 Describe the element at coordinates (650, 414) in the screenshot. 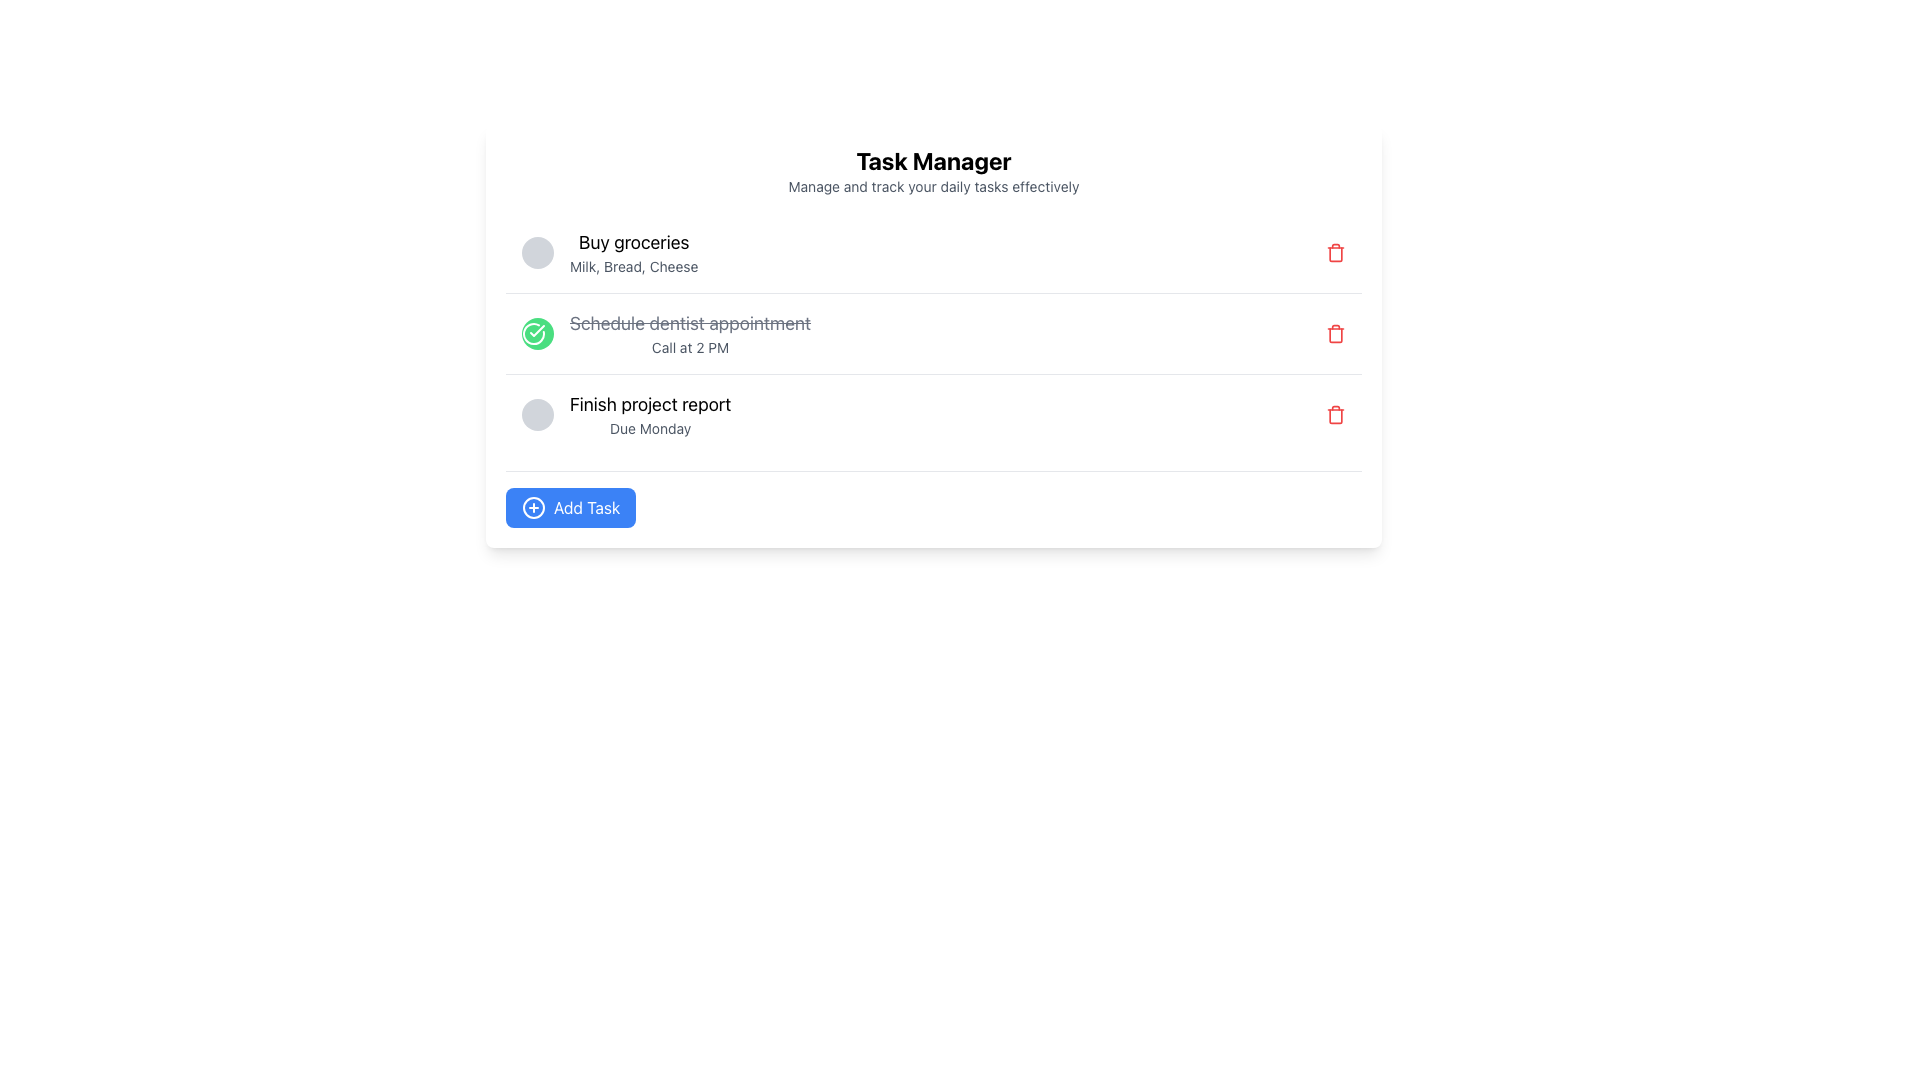

I see `the text label that reads 'Finish project report' with the due date 'Due Monday' in the task management interface` at that location.